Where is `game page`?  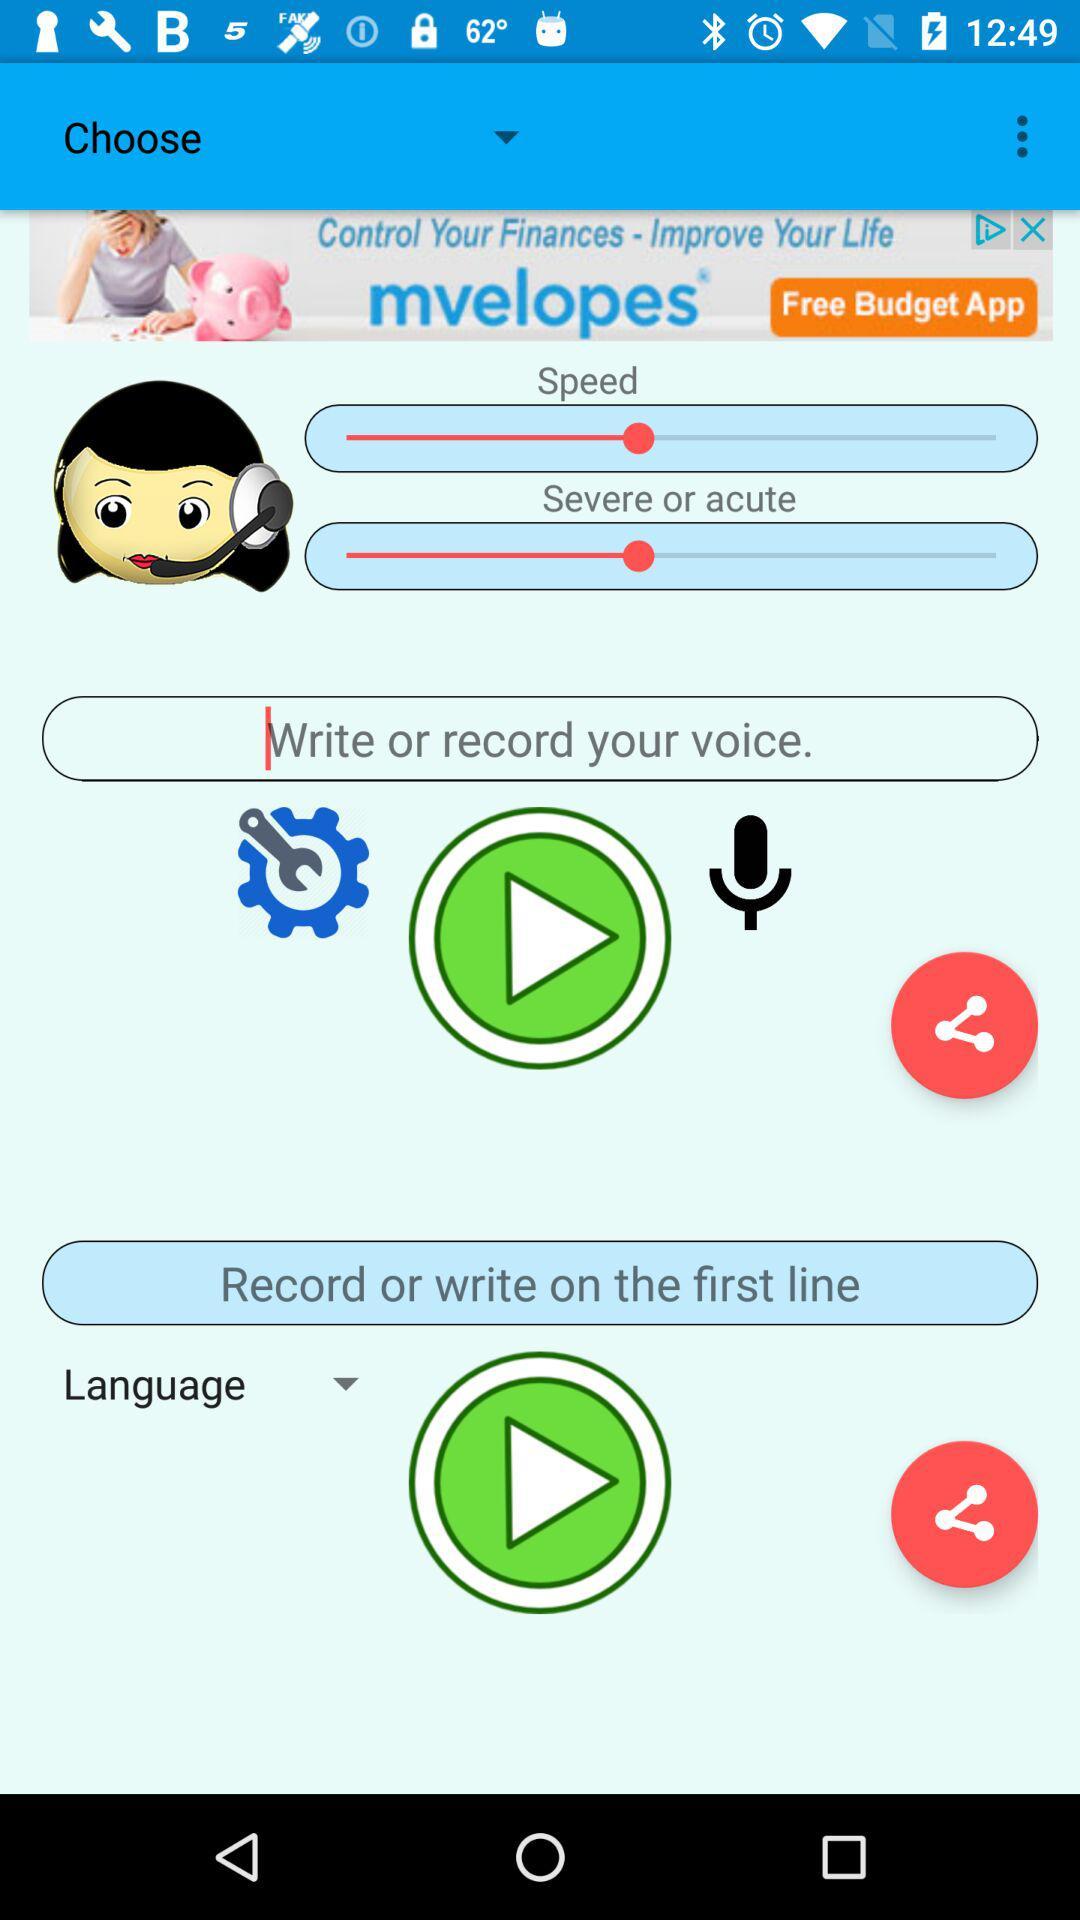 game page is located at coordinates (540, 1282).